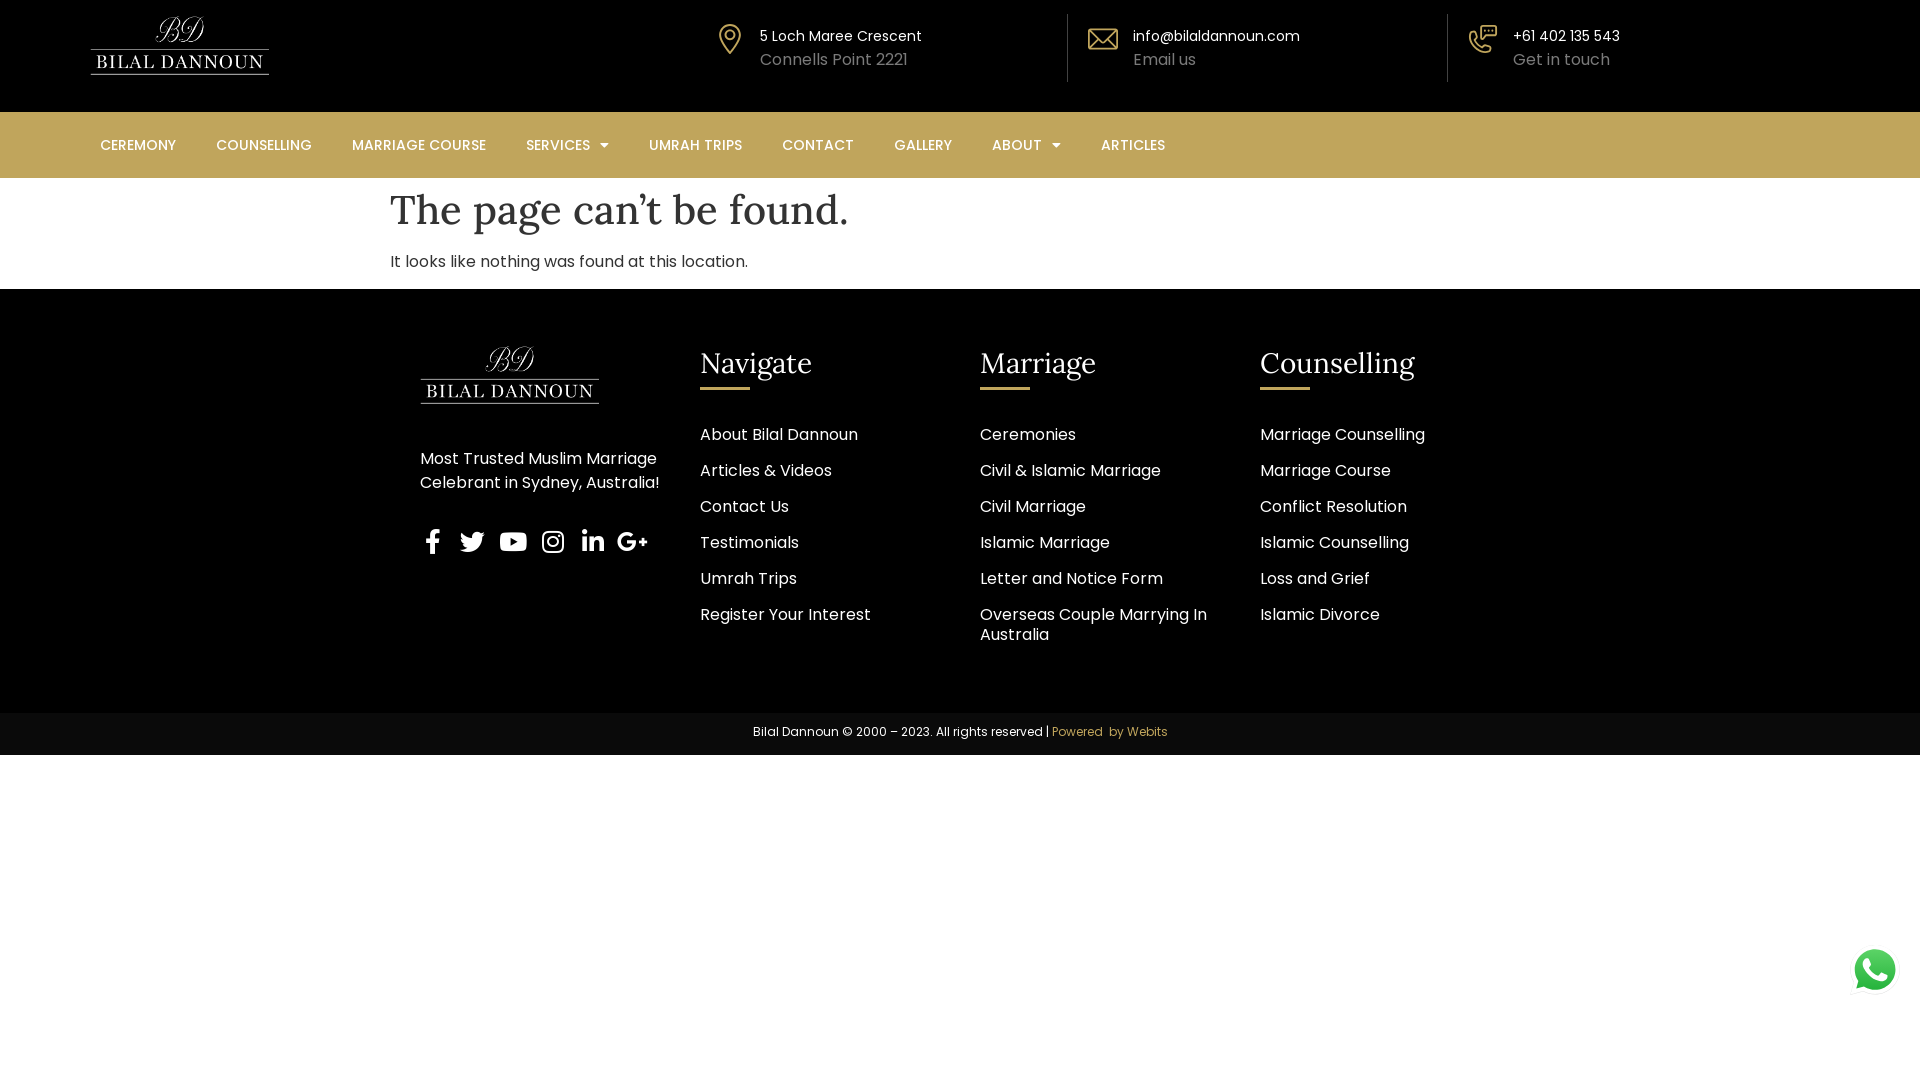 The image size is (1920, 1080). Describe the element at coordinates (1379, 470) in the screenshot. I see `'Marriage Course'` at that location.